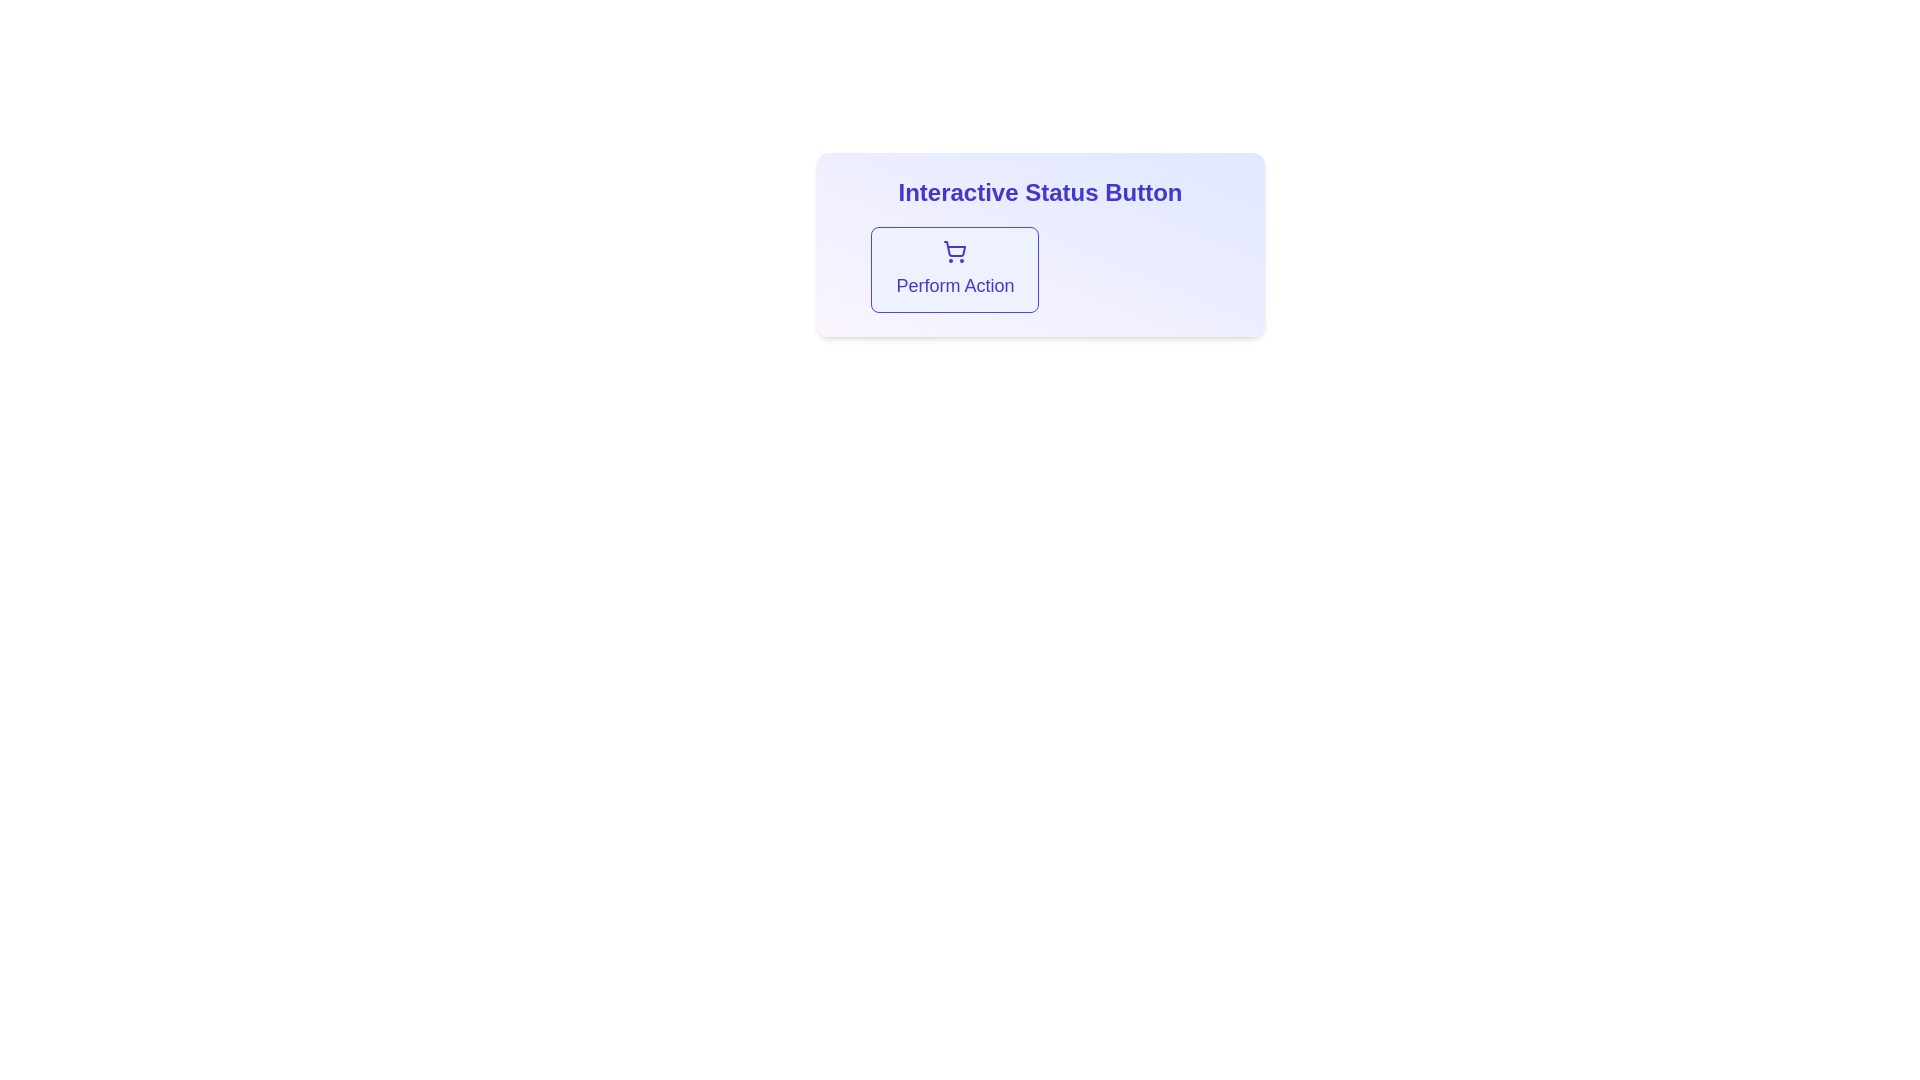 The image size is (1920, 1080). I want to click on the interactive button with a light blue background and indigo border labeled 'Perform Action', so click(954, 270).